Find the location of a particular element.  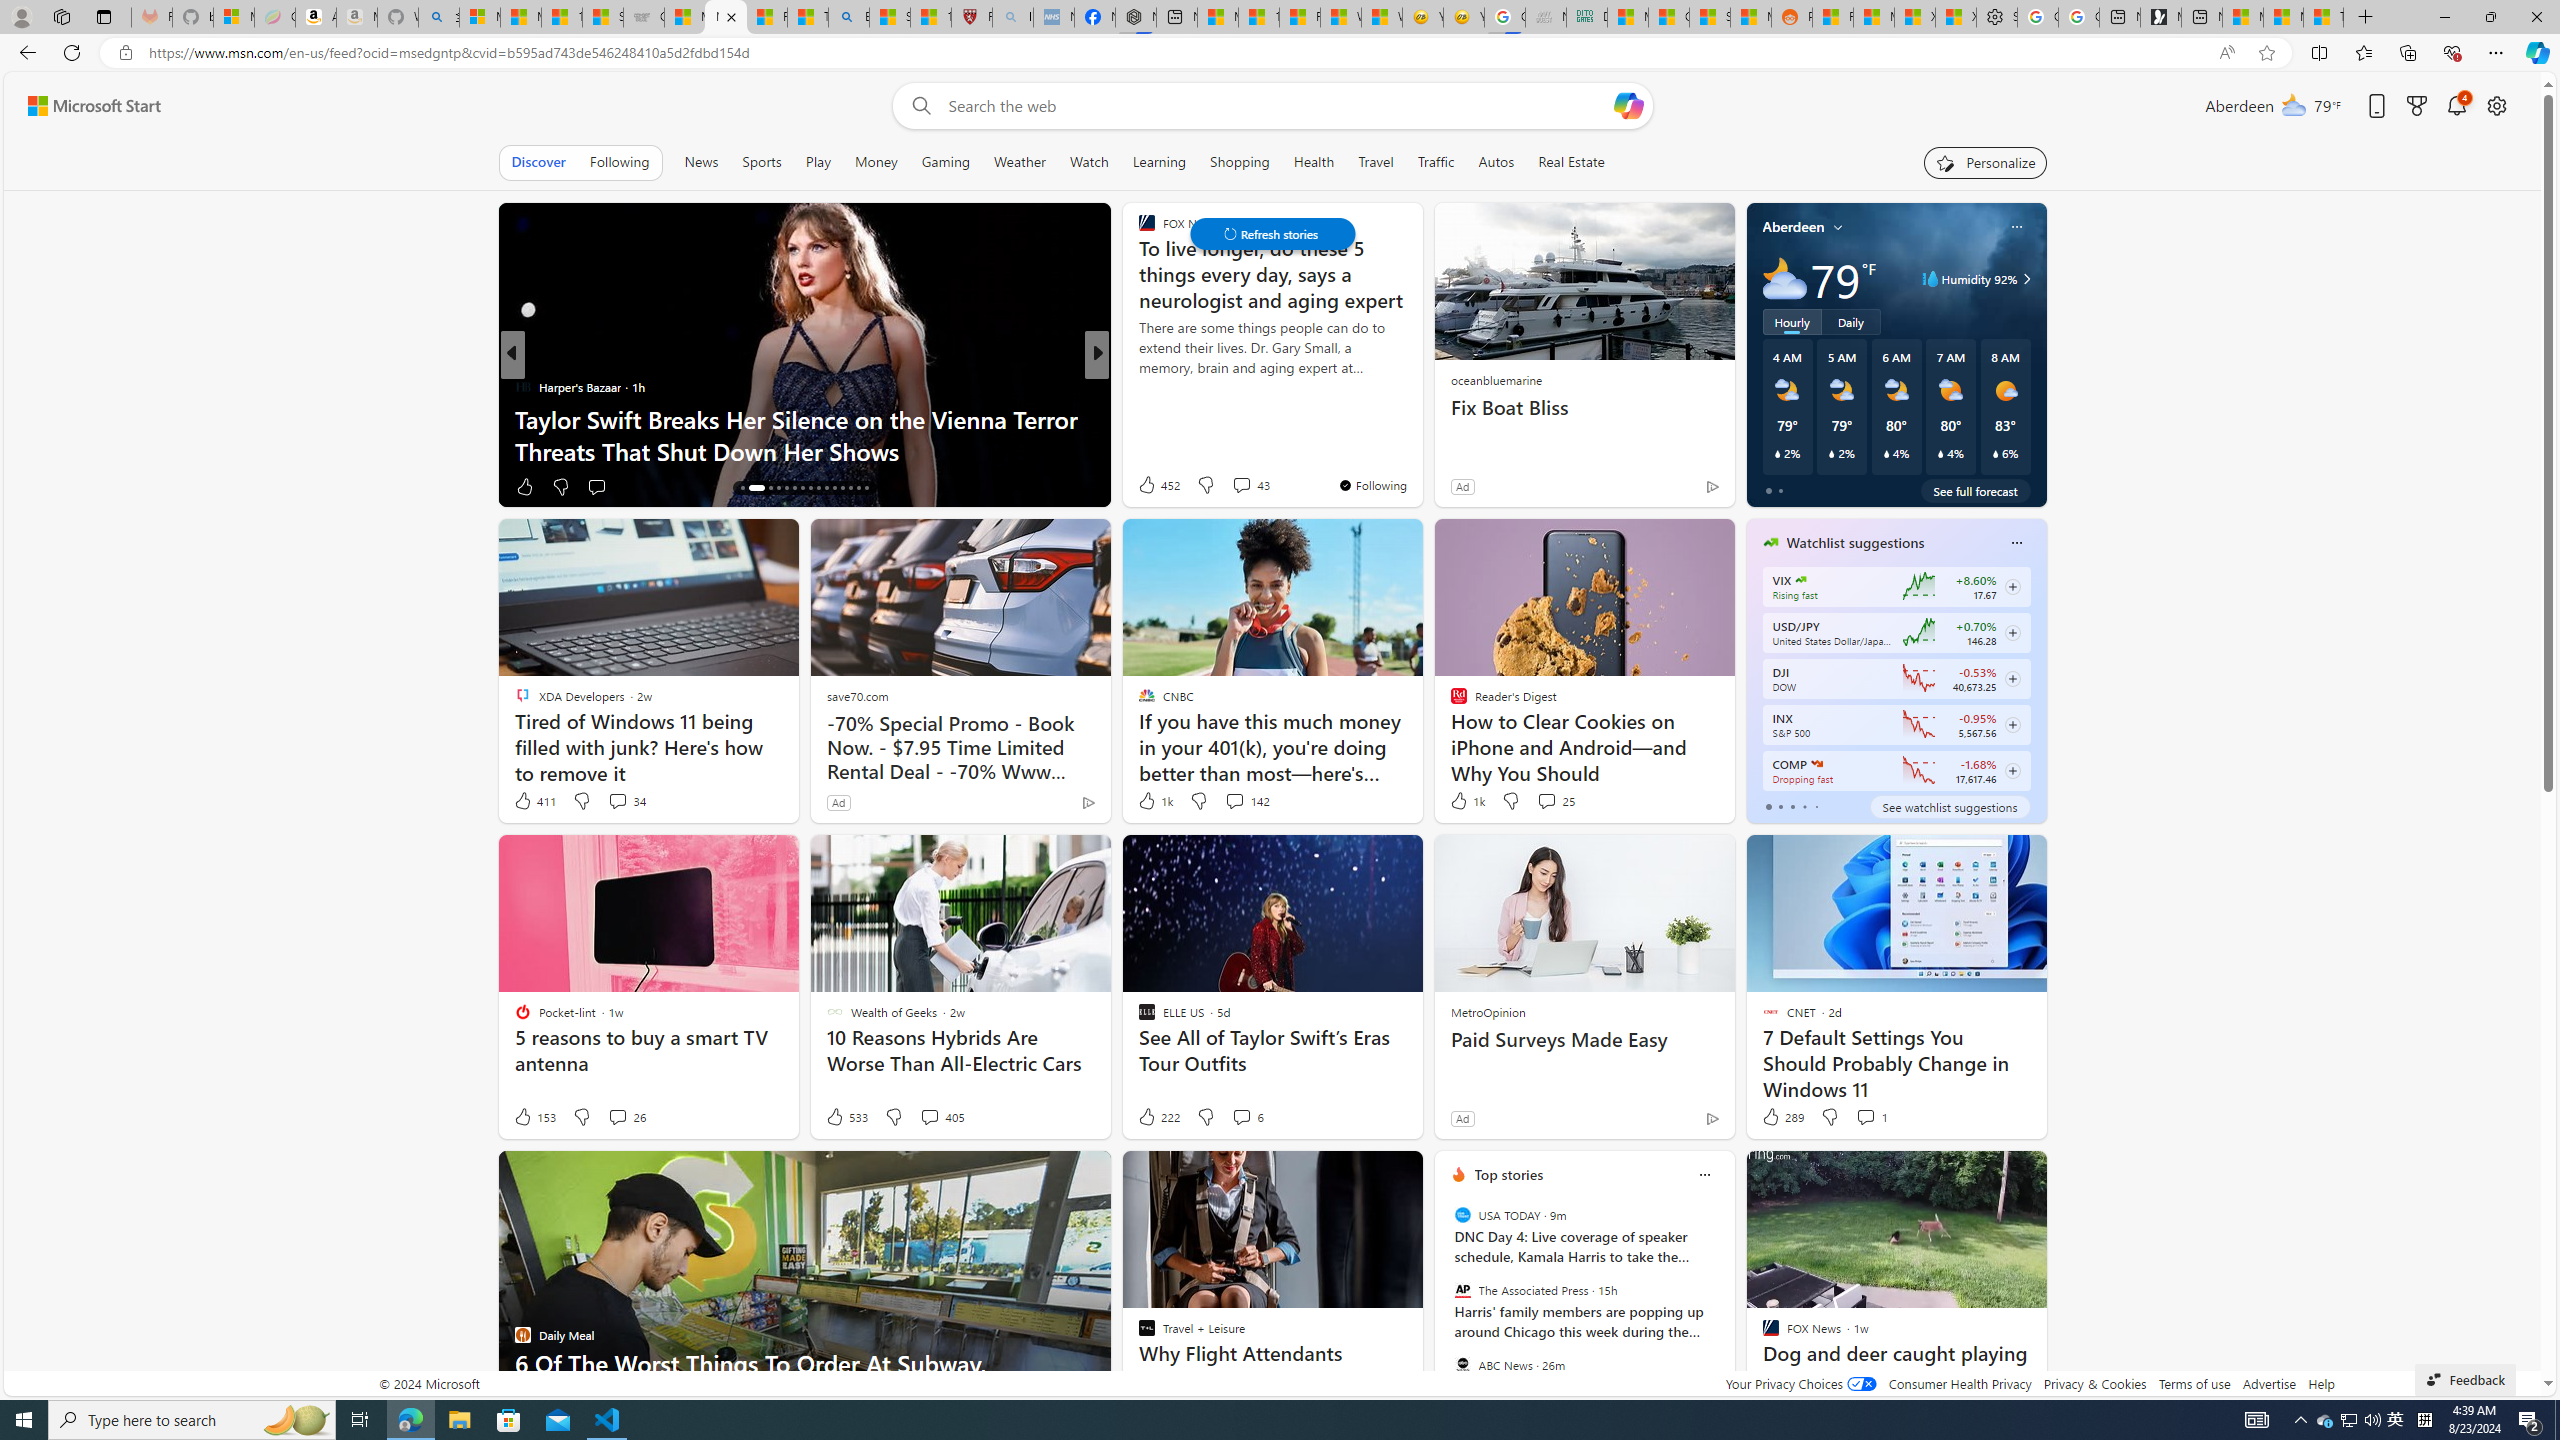

'View comments 6 Comment' is located at coordinates (1247, 1115).